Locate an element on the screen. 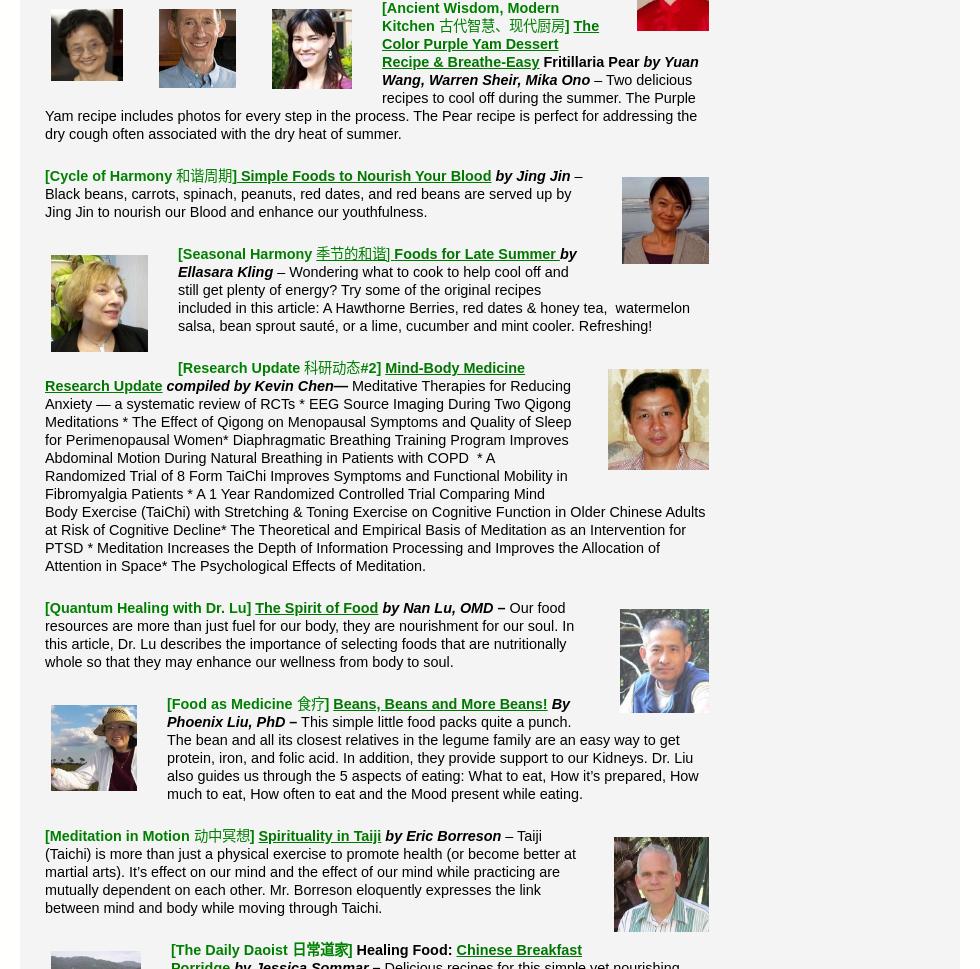  'Kevin Chen' is located at coordinates (293, 385).